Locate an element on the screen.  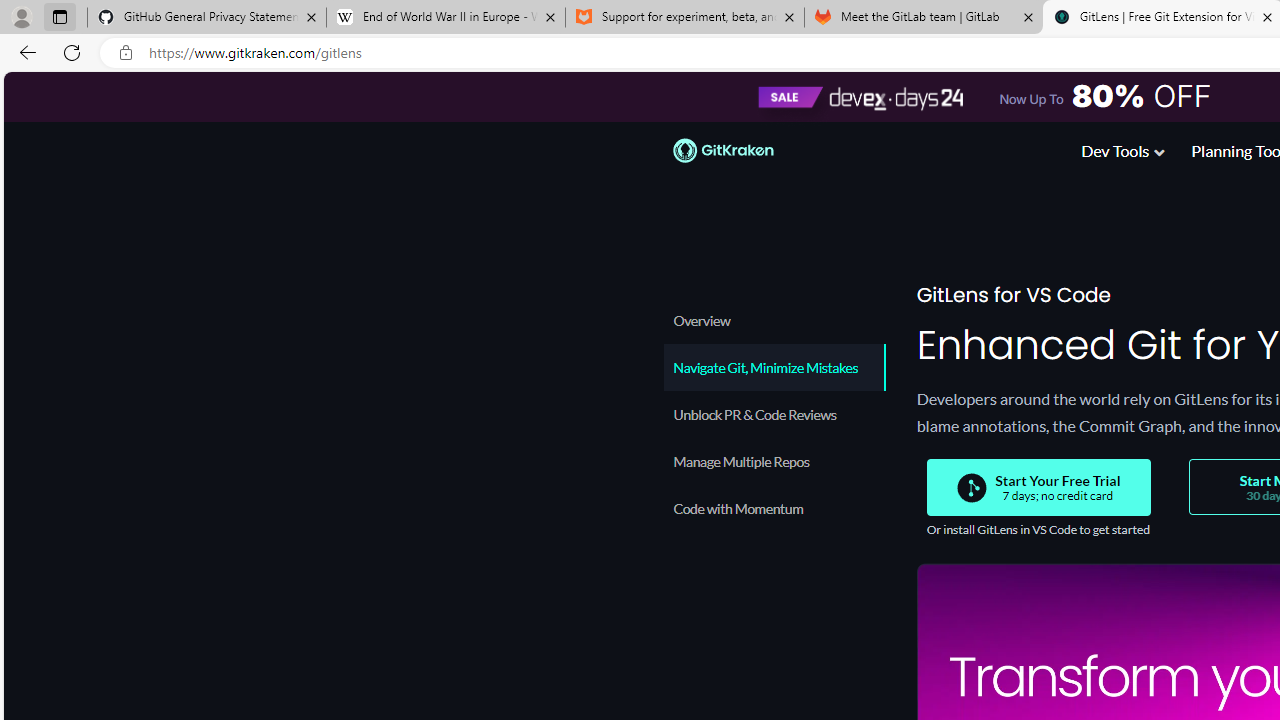
'Meet the GitLab team | GitLab' is located at coordinates (923, 17).